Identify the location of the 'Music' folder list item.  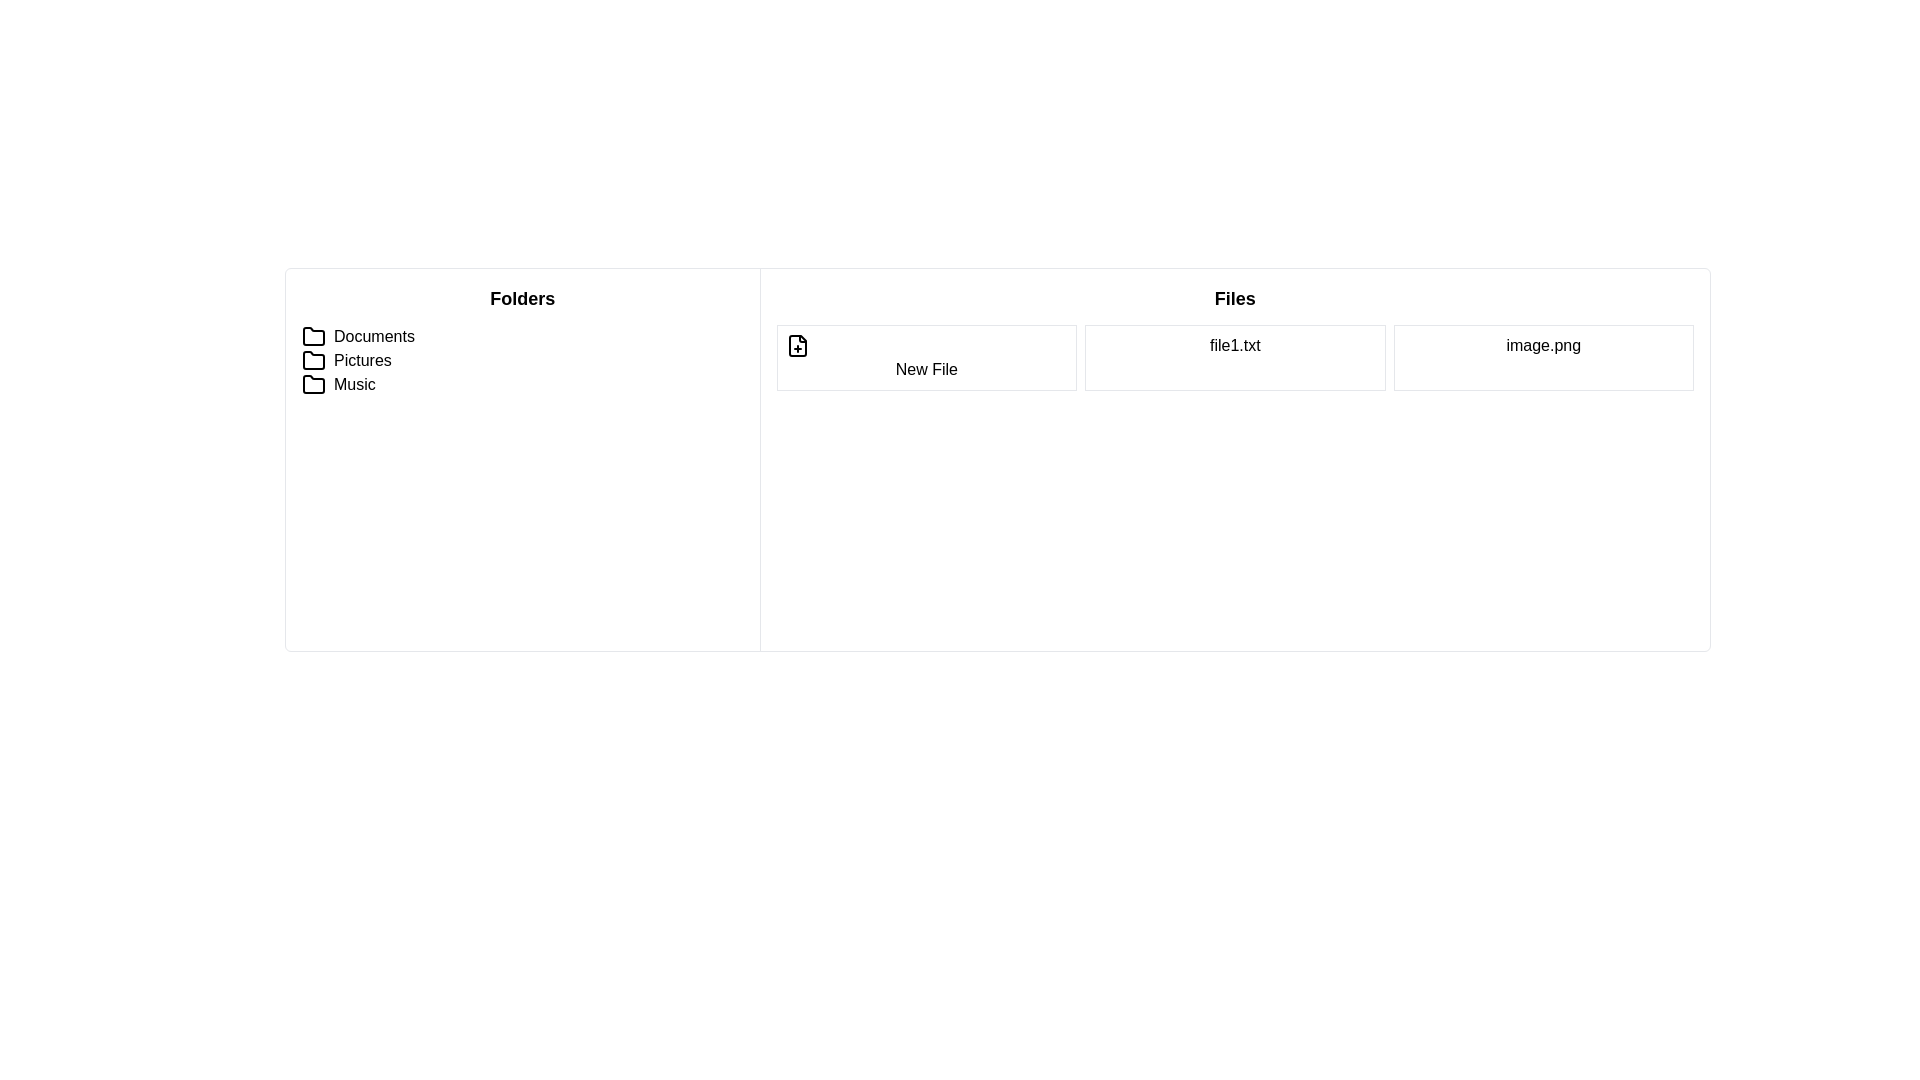
(522, 385).